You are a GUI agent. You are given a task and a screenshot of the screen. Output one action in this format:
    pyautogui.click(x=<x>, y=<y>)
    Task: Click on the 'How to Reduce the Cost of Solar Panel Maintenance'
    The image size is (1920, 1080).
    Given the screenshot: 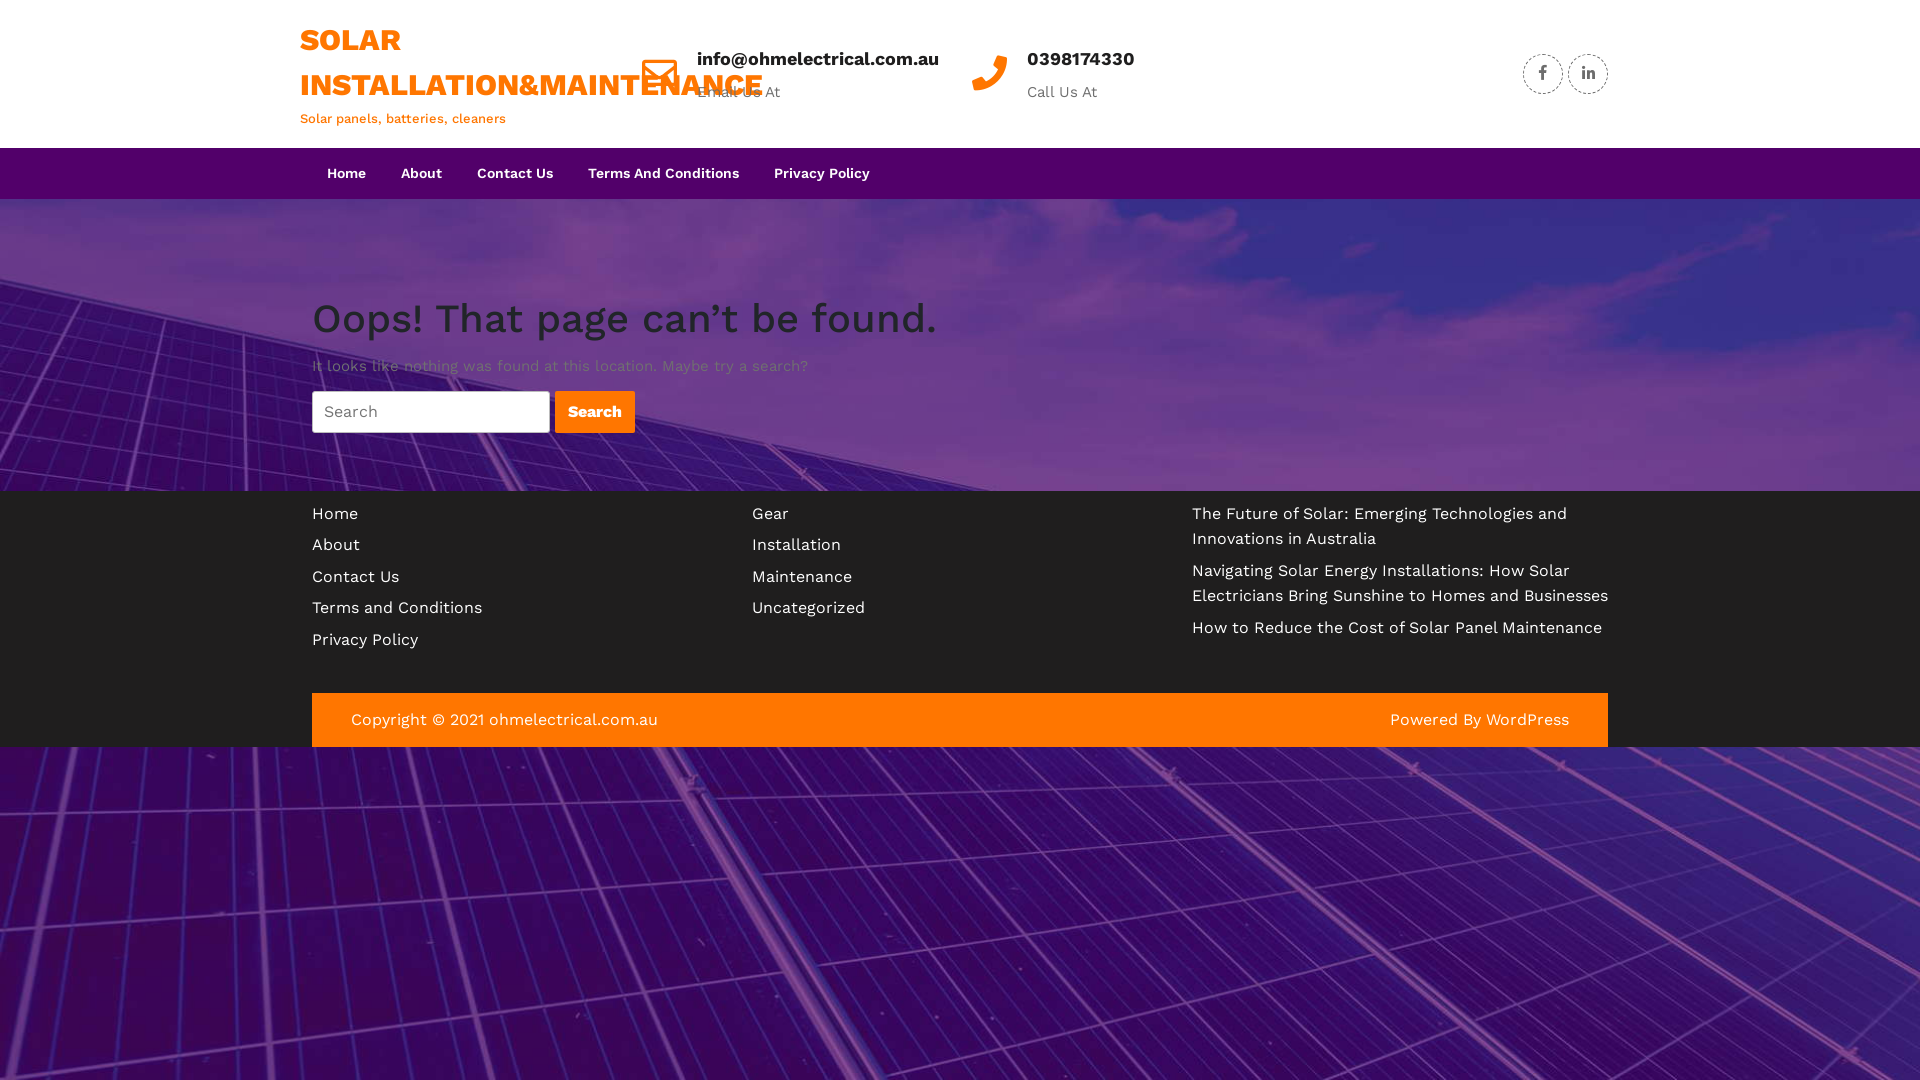 What is the action you would take?
    pyautogui.click(x=1395, y=626)
    